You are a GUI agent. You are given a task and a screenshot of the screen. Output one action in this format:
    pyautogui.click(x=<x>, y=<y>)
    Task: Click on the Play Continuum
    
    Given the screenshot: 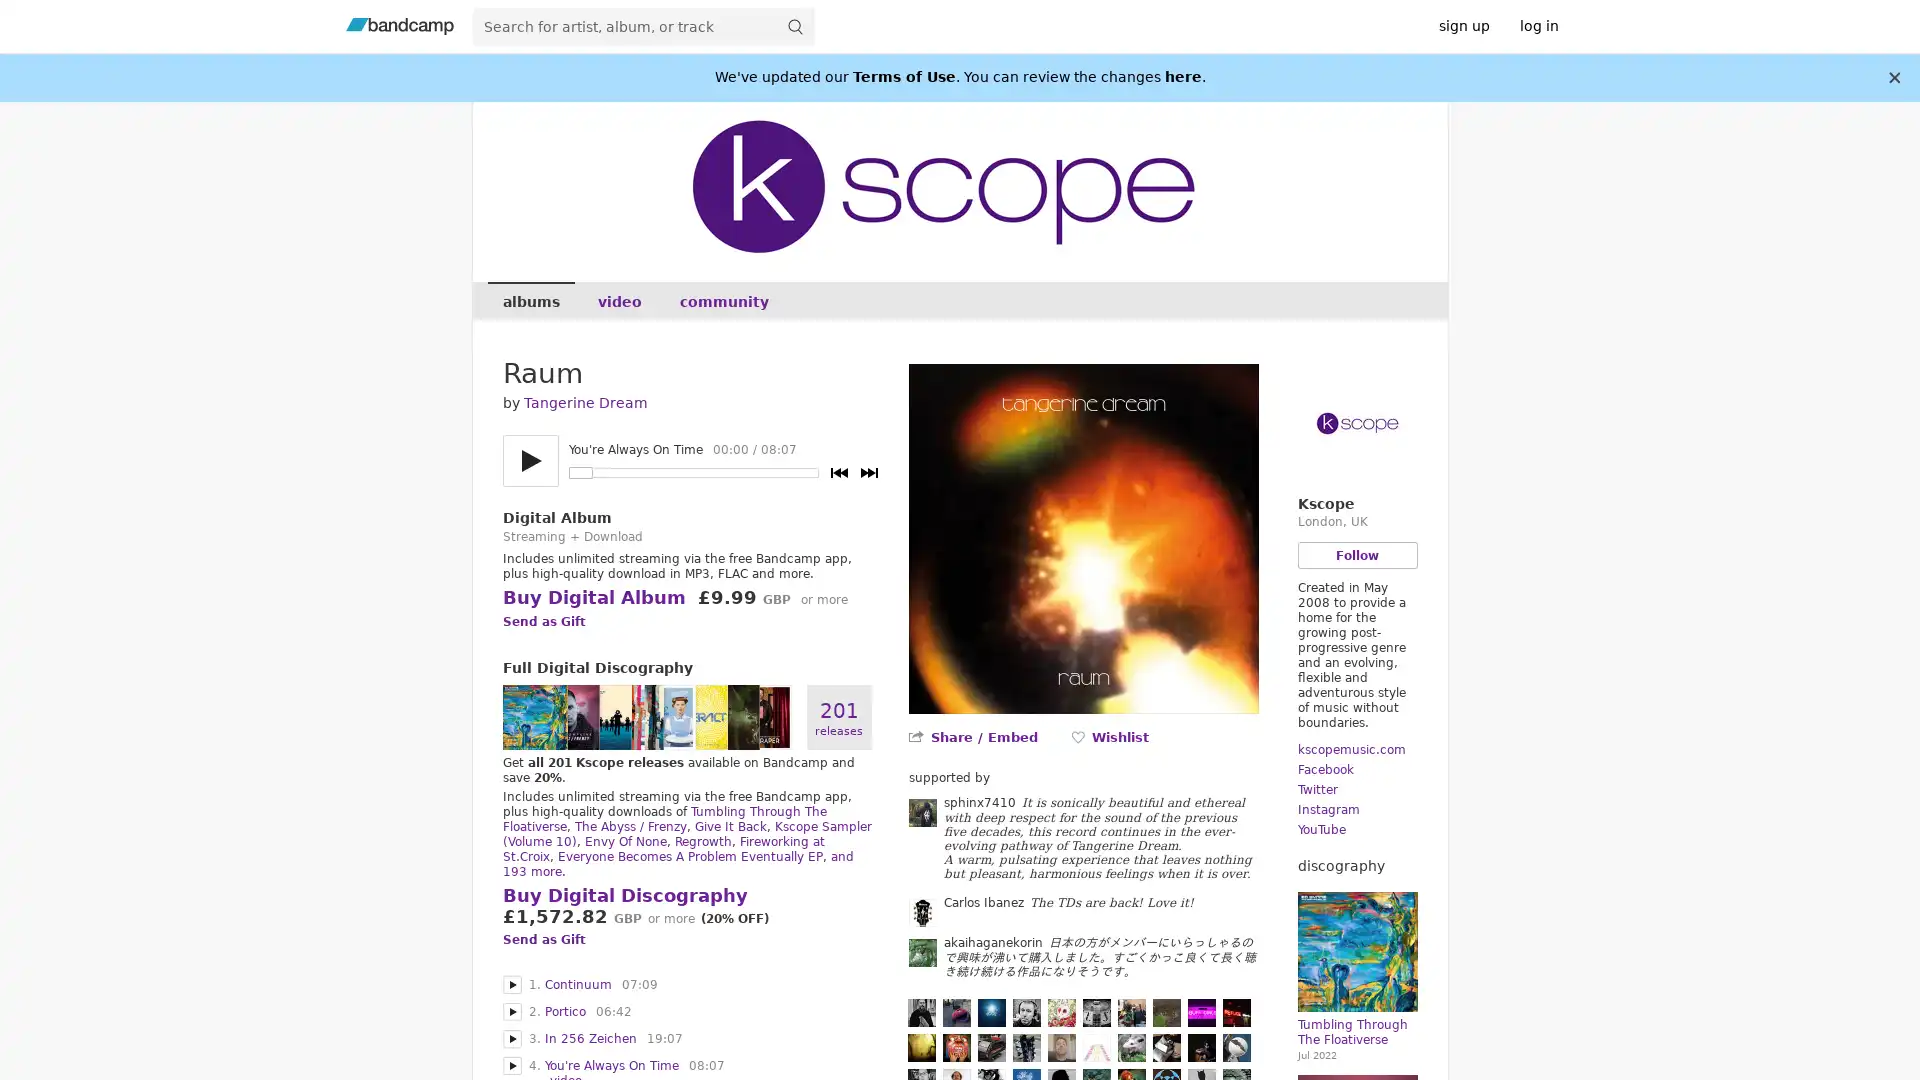 What is the action you would take?
    pyautogui.click(x=511, y=982)
    